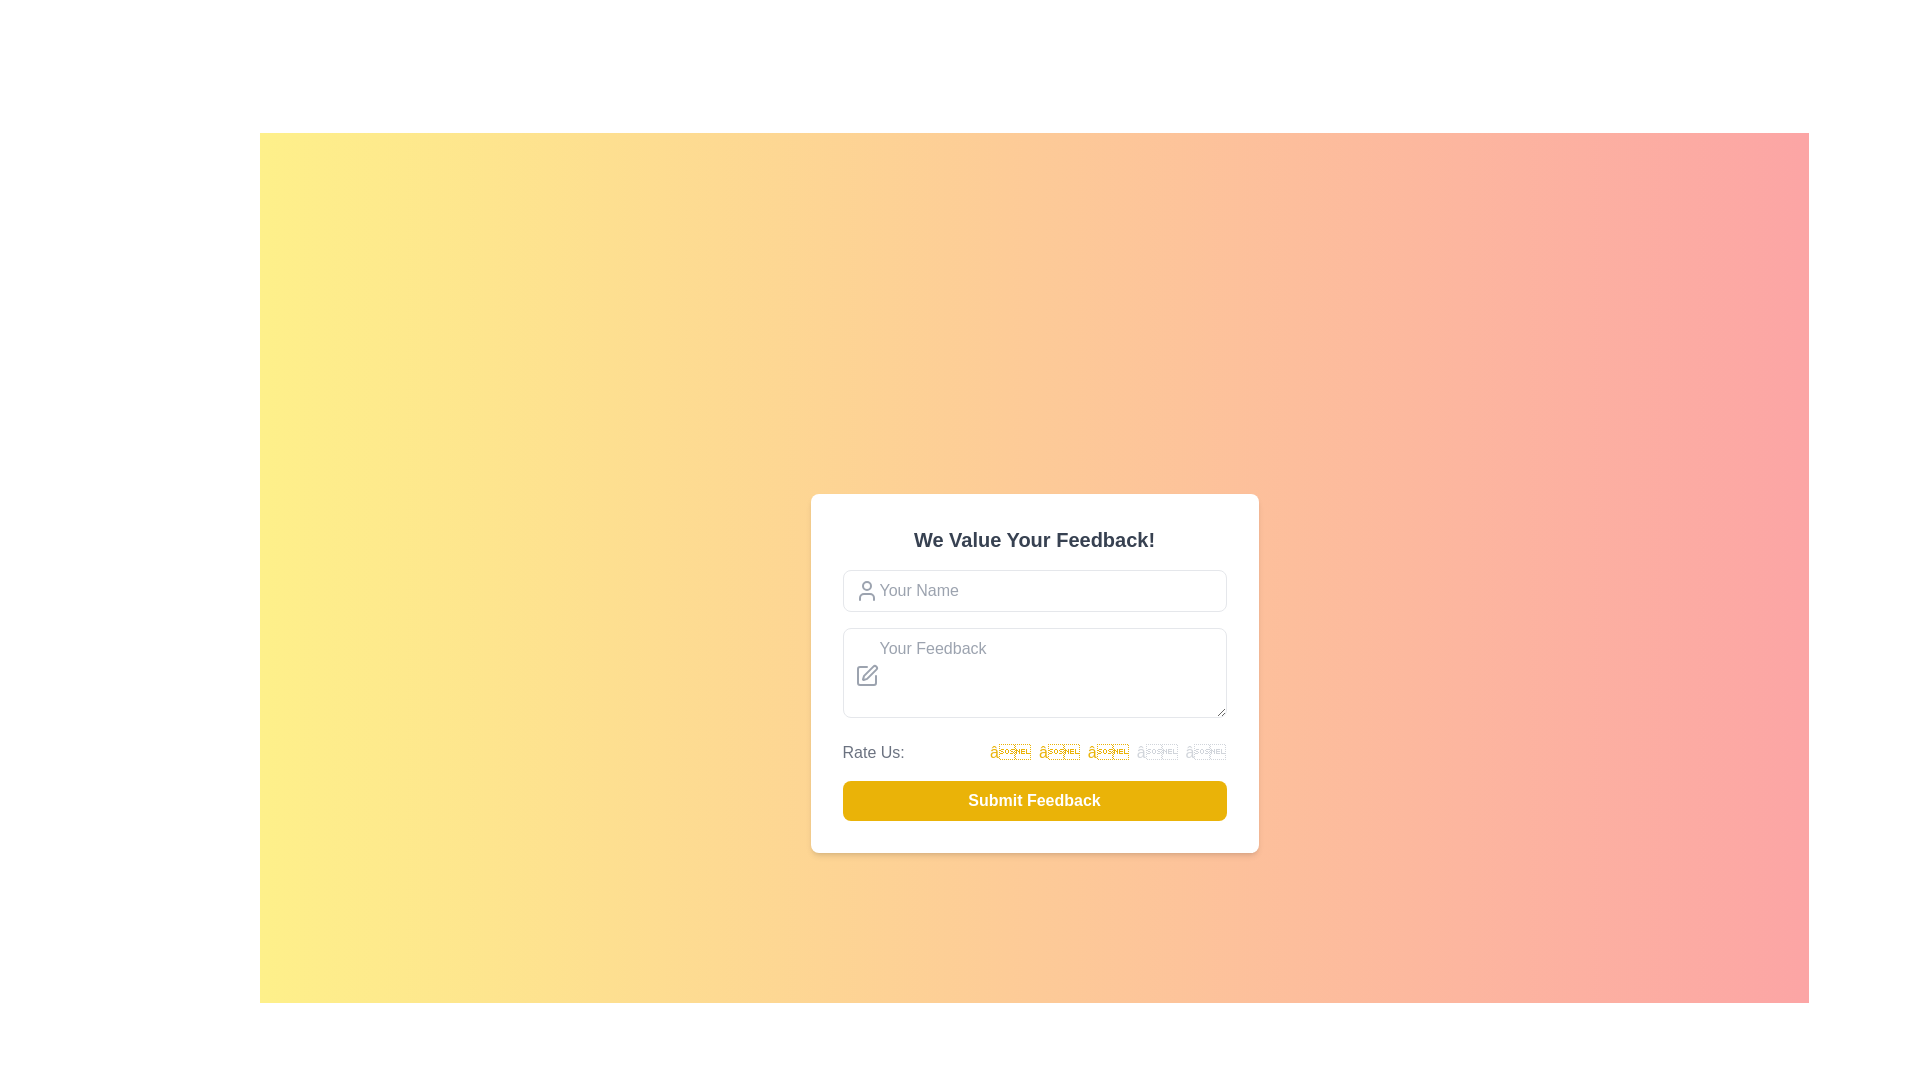 This screenshot has width=1920, height=1080. What do you see at coordinates (869, 672) in the screenshot?
I see `the small light gray pen icon located in the top left corner of the feedback text area, which is part of an interactive text input field` at bounding box center [869, 672].